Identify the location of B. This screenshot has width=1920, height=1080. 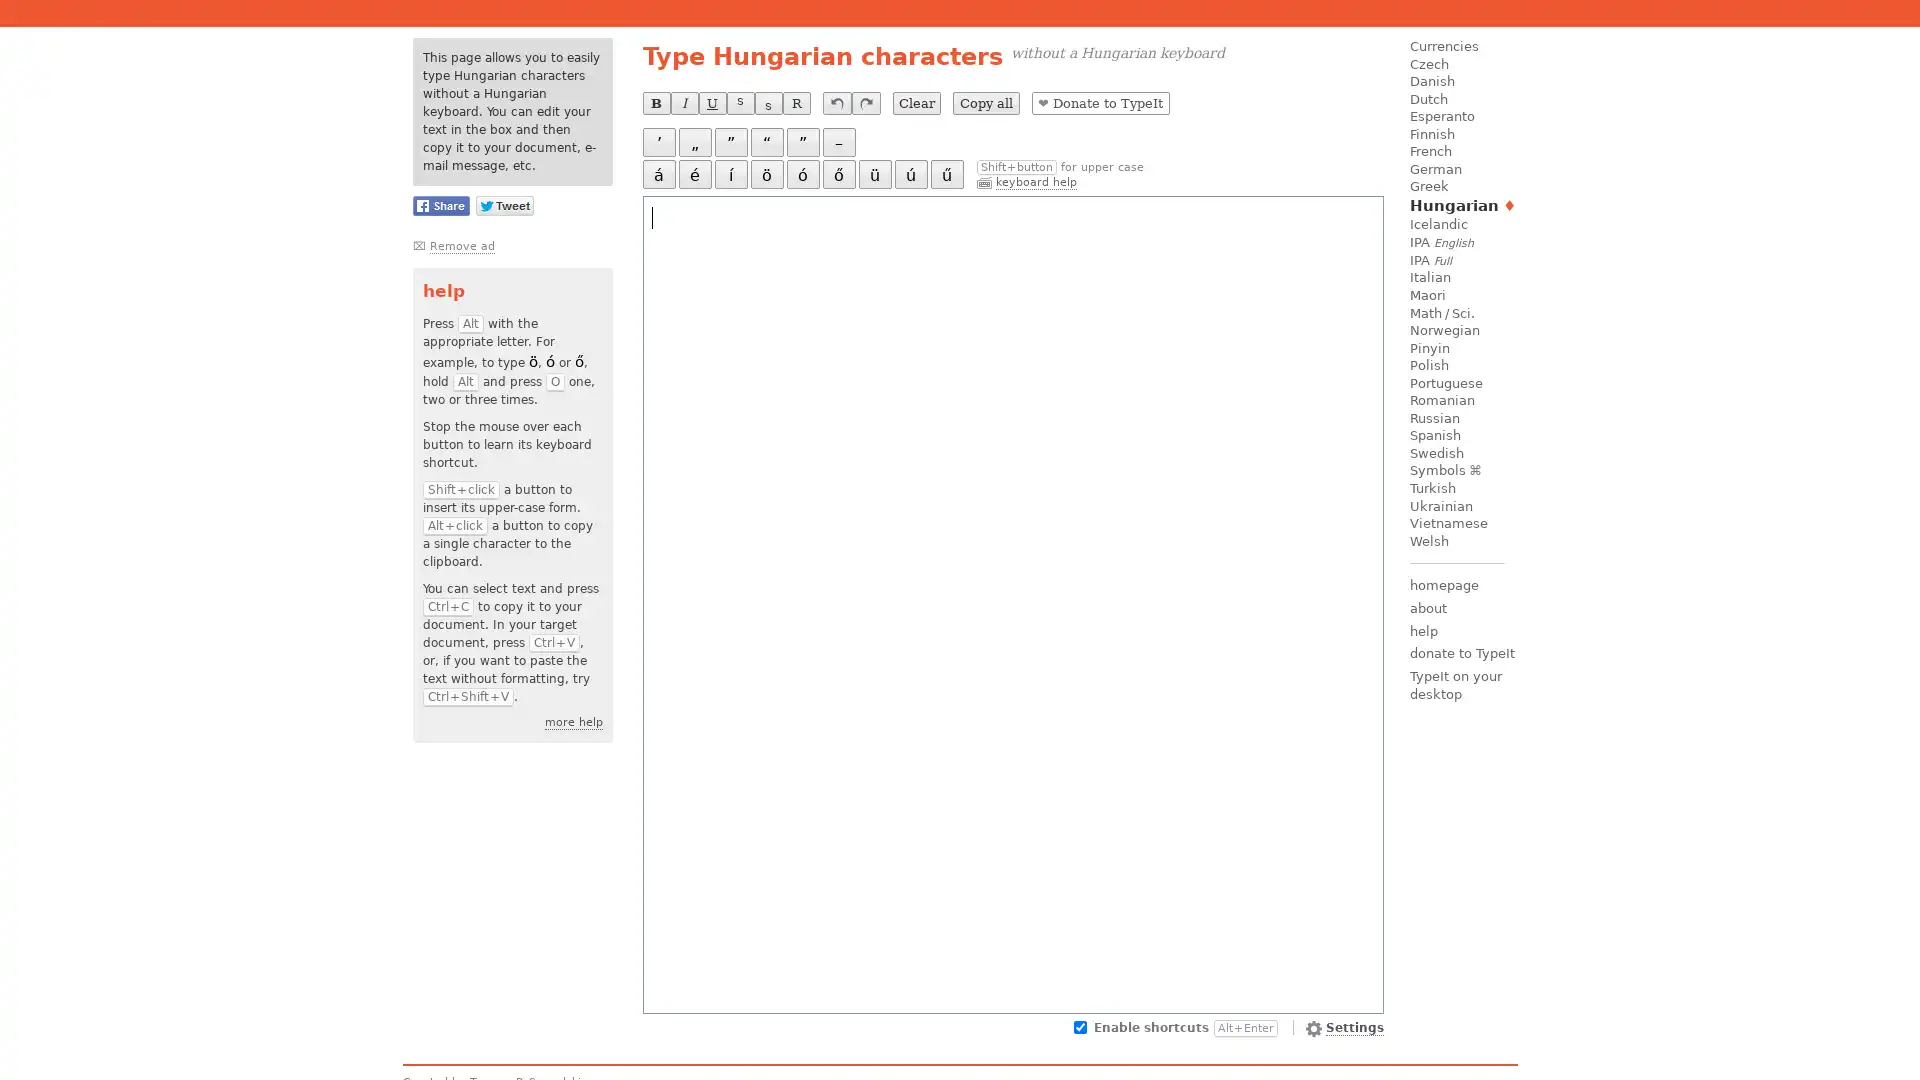
(656, 103).